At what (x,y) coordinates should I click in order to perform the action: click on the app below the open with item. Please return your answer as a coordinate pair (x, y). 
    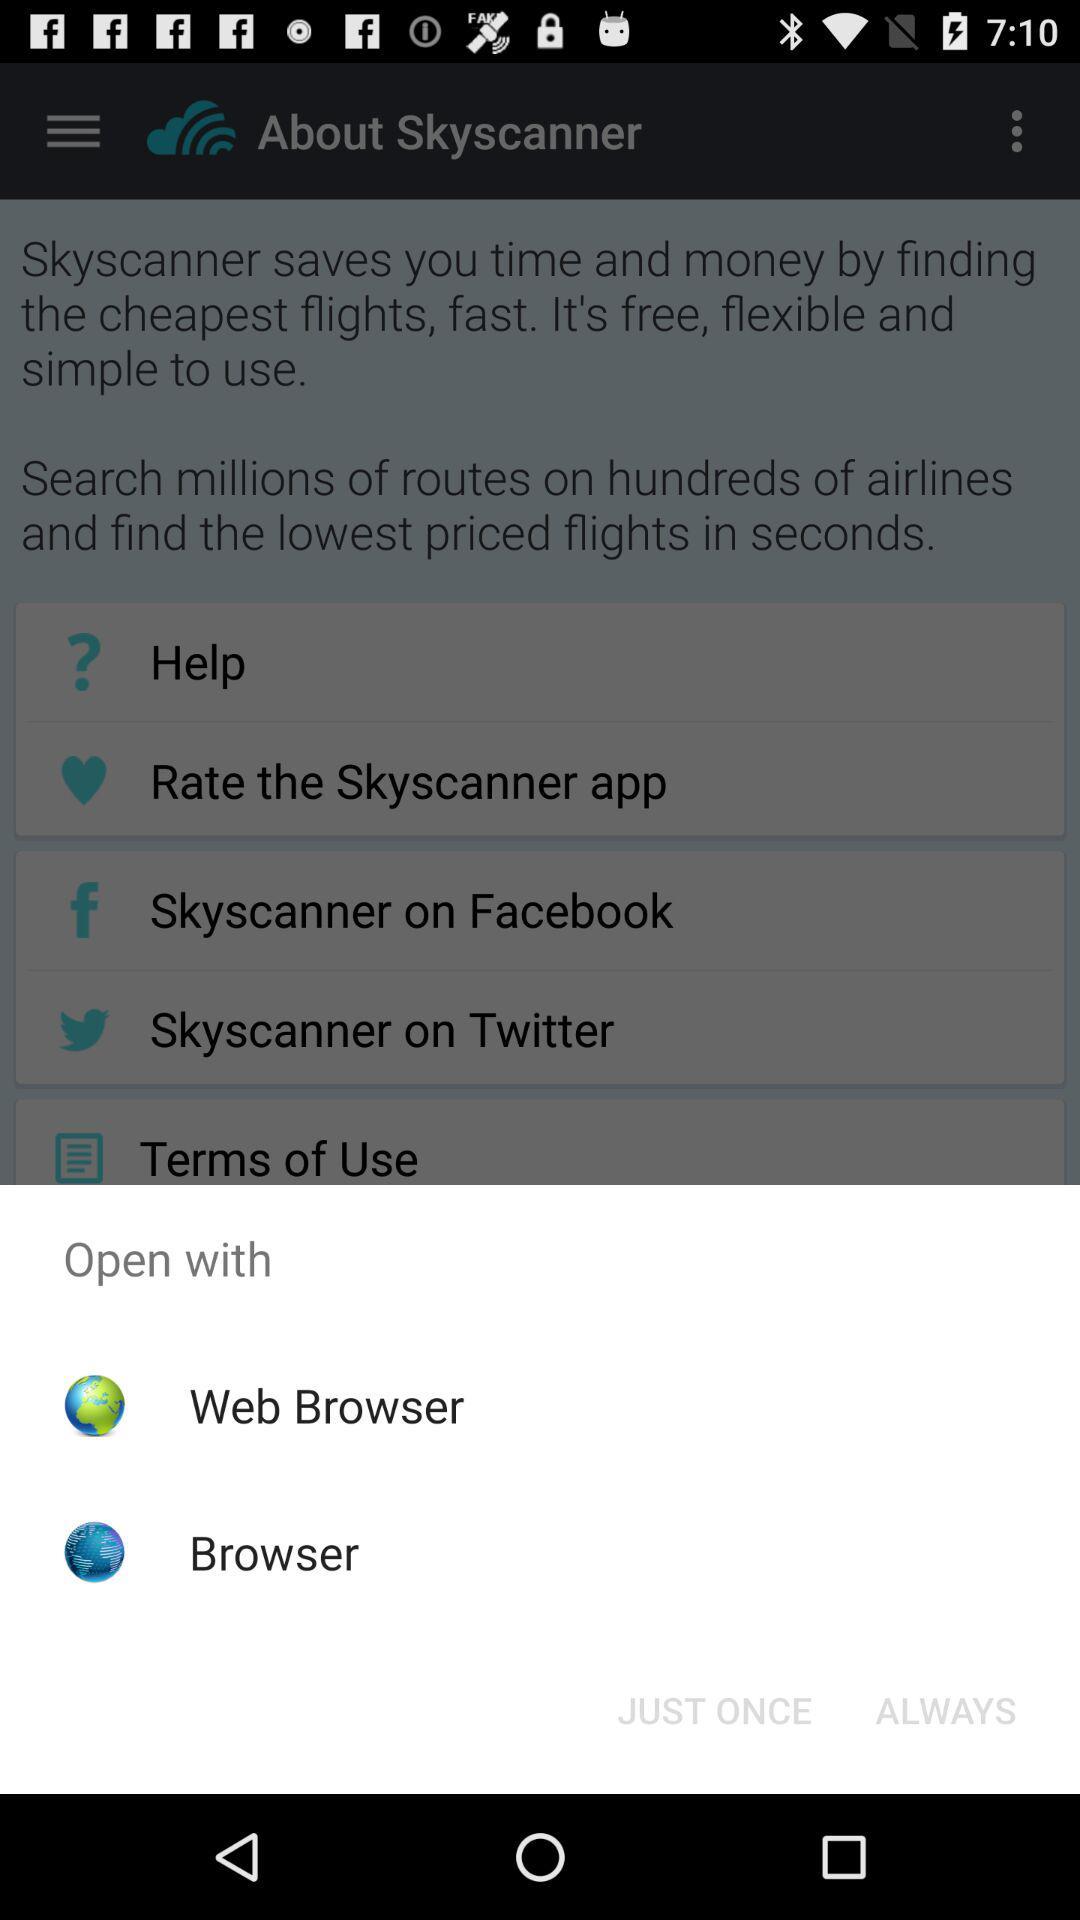
    Looking at the image, I should click on (325, 1404).